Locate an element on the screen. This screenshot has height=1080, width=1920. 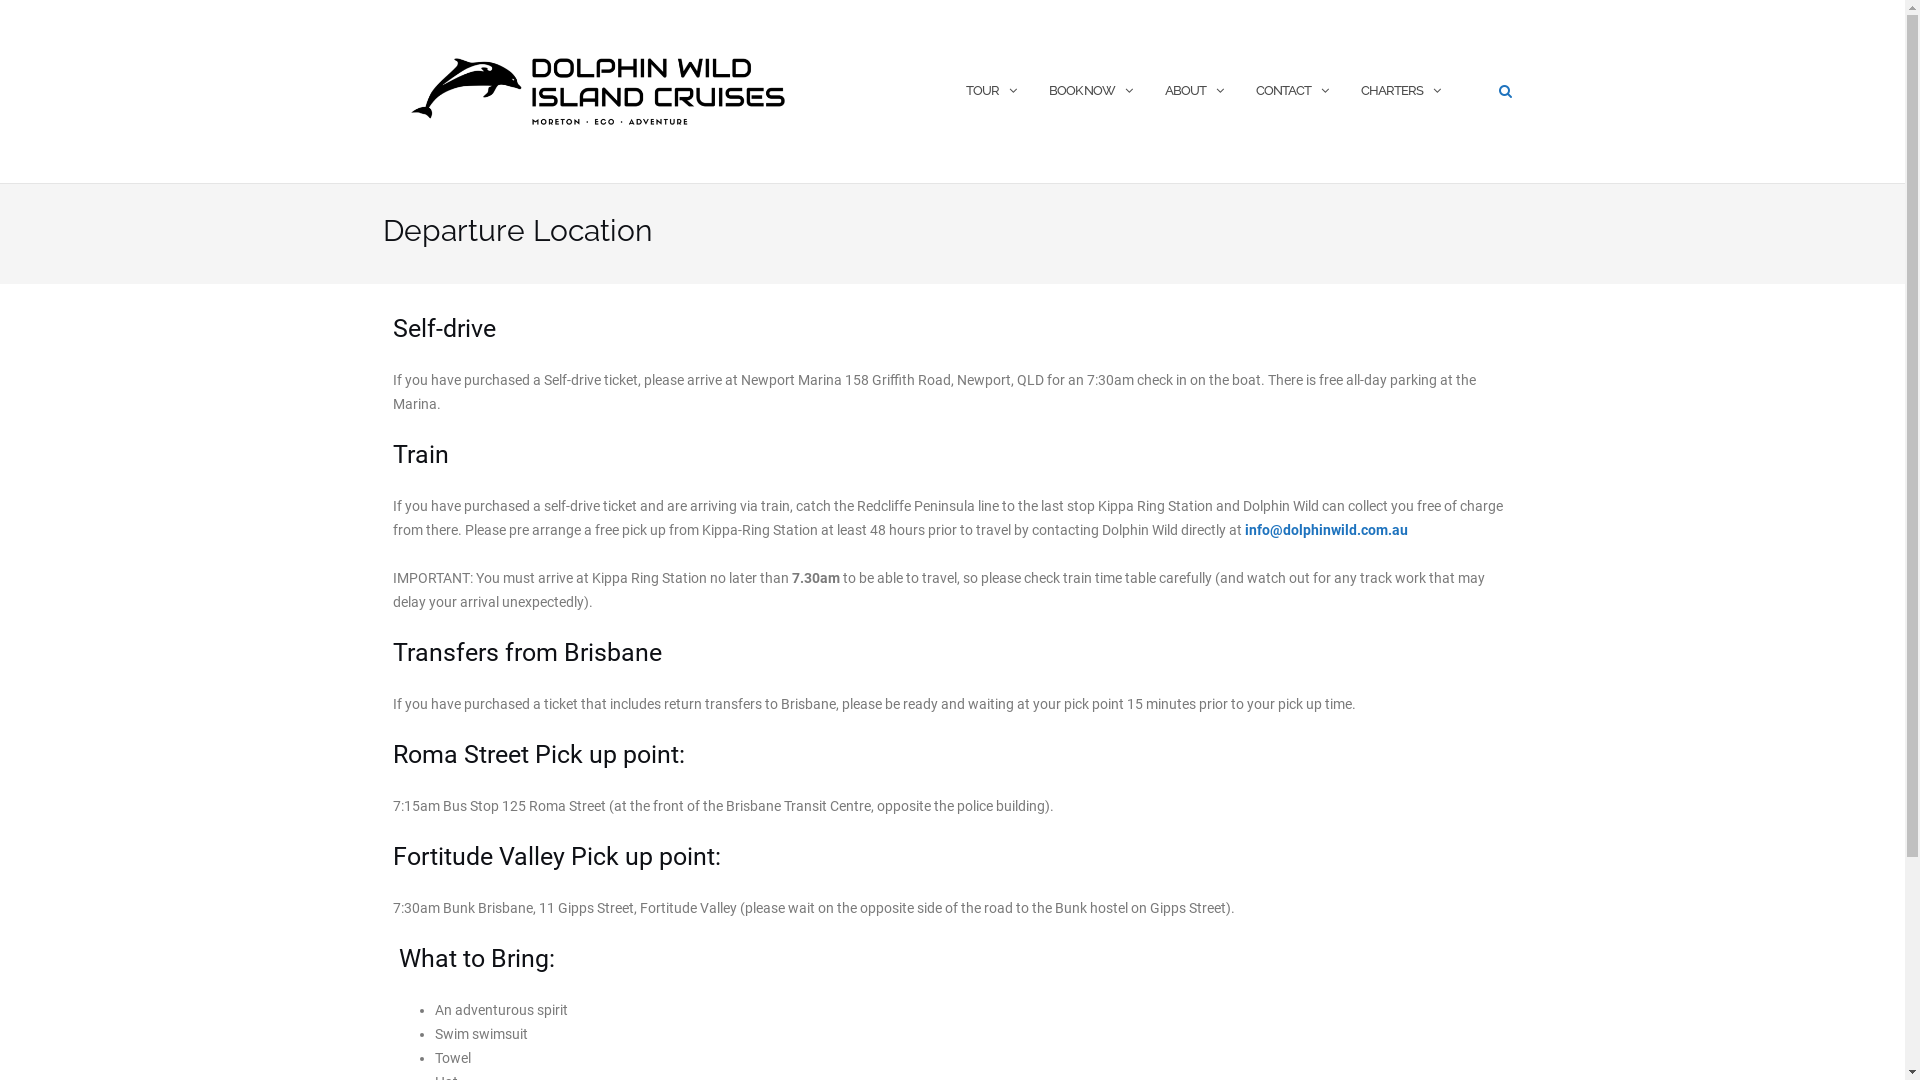
'CONTACT' is located at coordinates (1283, 91).